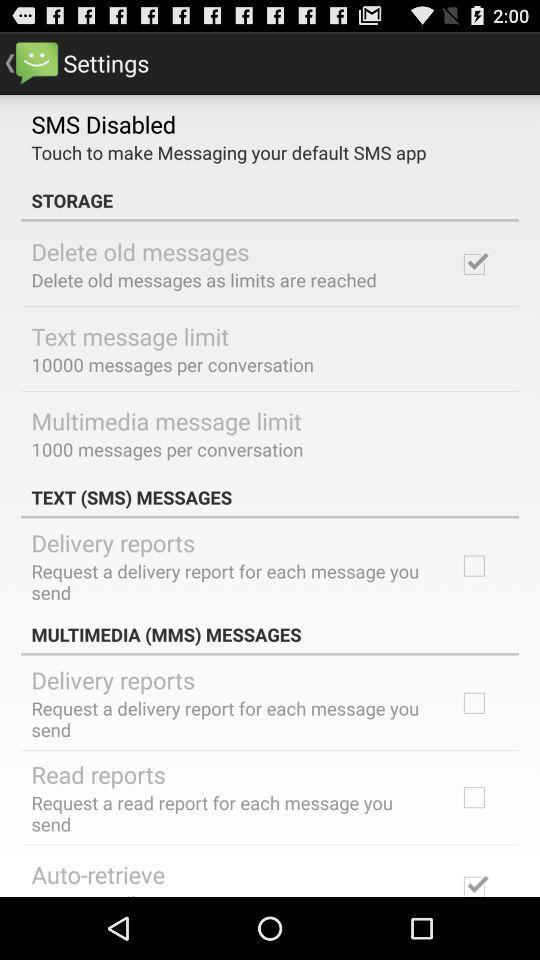 This screenshot has width=540, height=960. What do you see at coordinates (97, 773) in the screenshot?
I see `item above the request a read` at bounding box center [97, 773].